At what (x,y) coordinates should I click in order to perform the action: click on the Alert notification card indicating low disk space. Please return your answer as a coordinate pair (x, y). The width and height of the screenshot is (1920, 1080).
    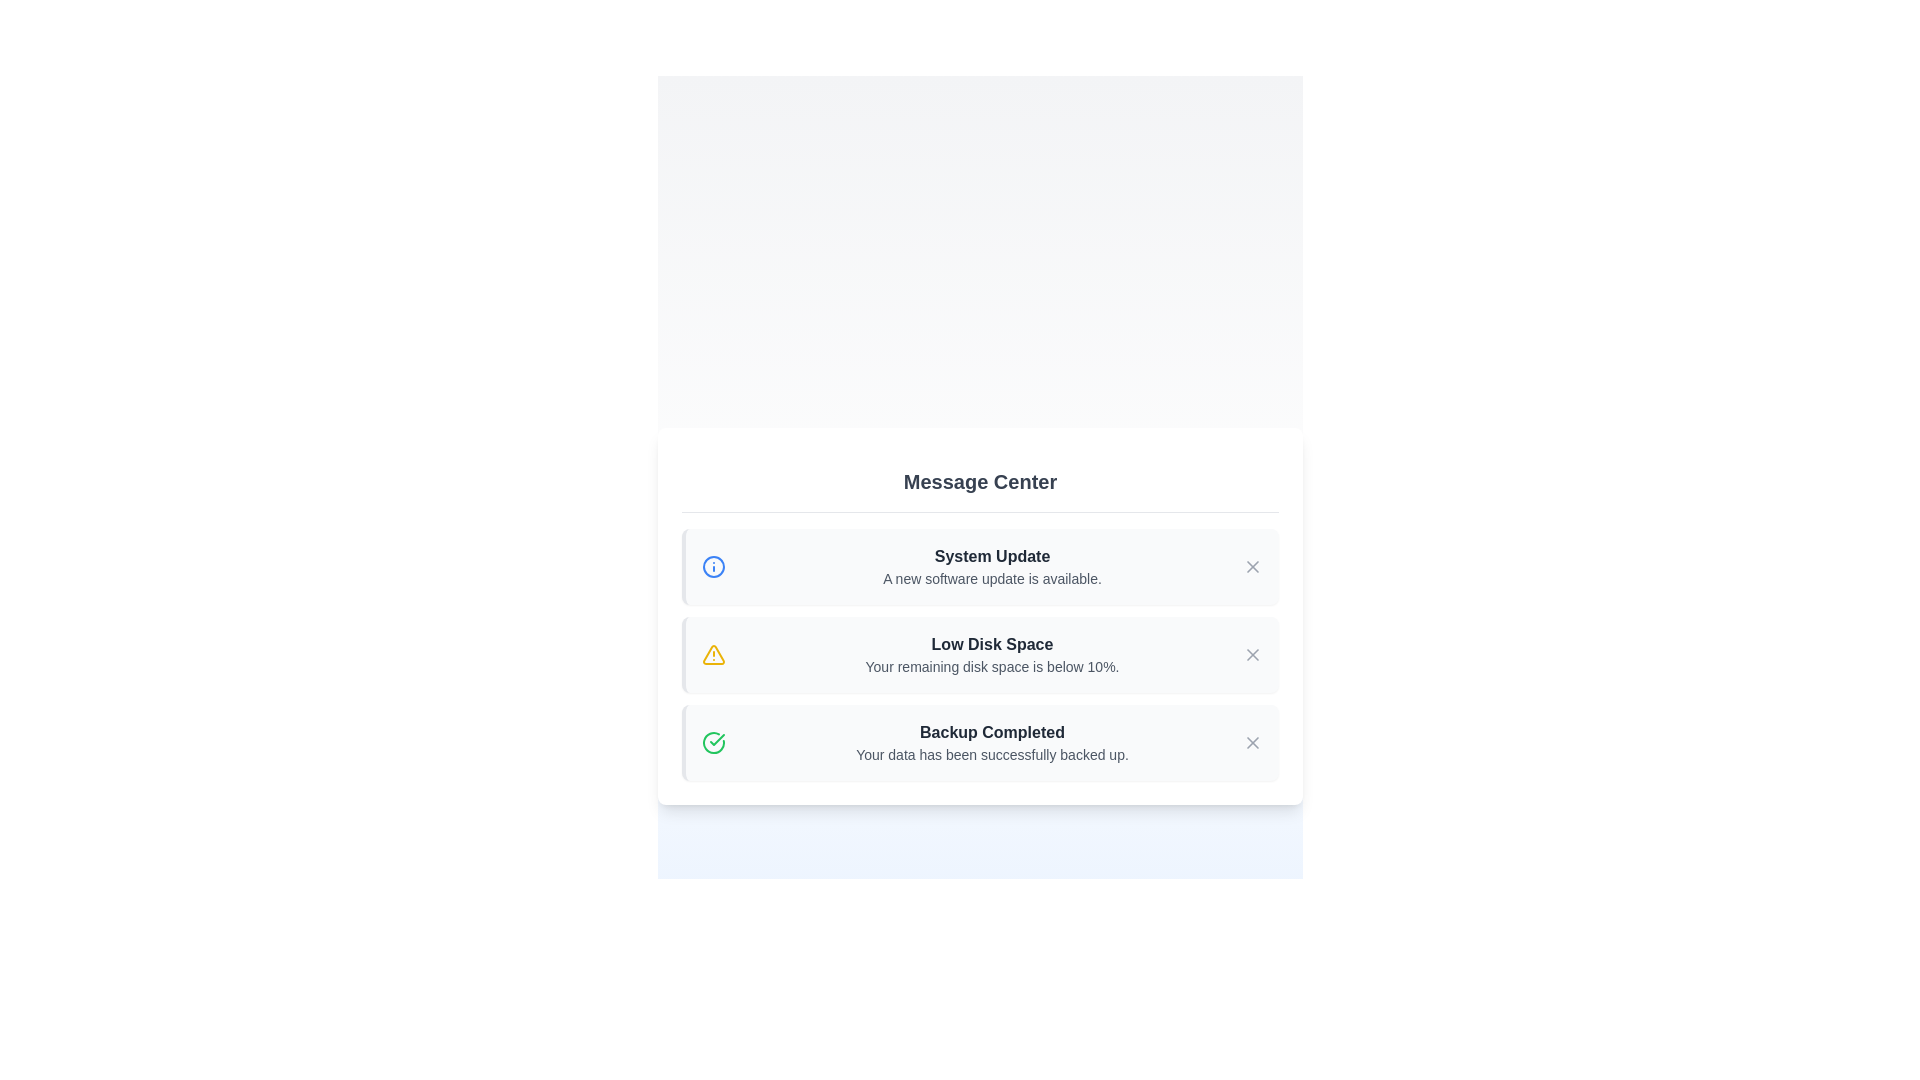
    Looking at the image, I should click on (980, 654).